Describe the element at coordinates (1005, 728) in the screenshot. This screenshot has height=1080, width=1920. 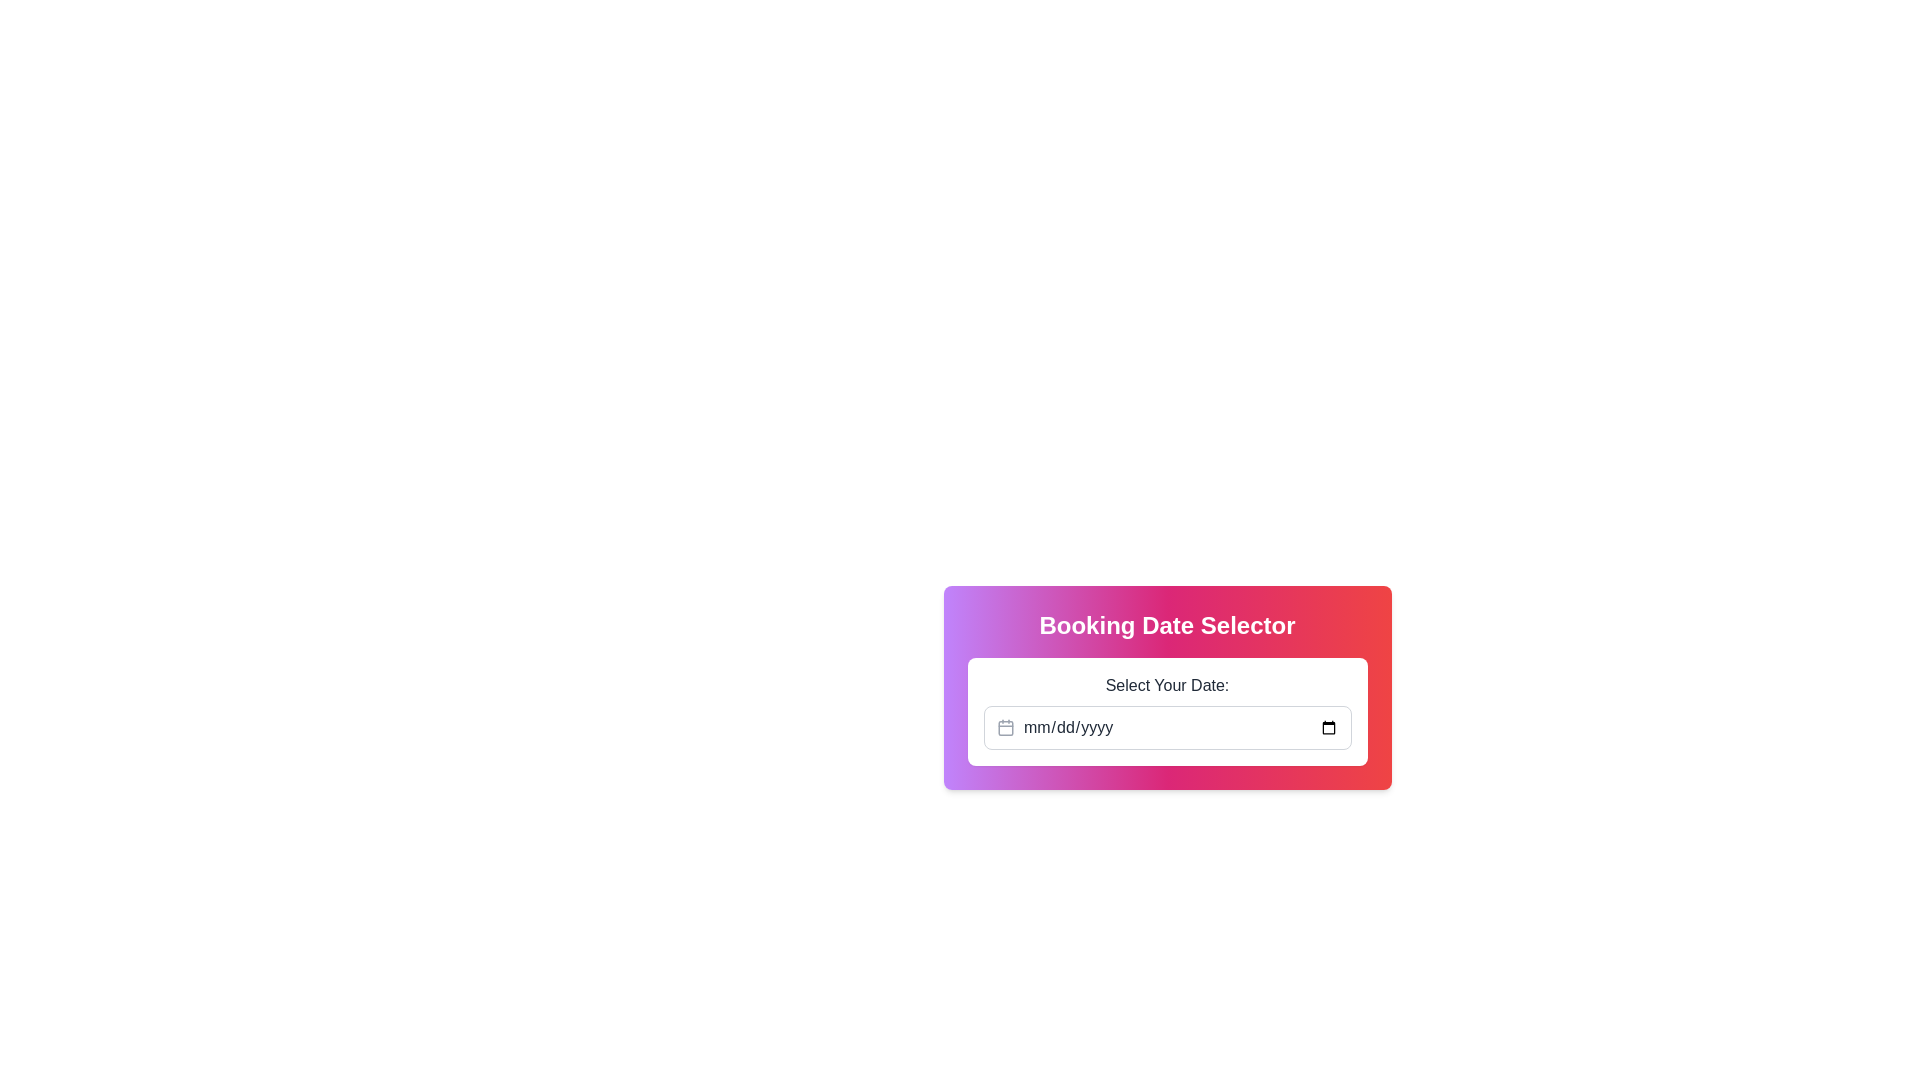
I see `the calendar icon located inside the 'Booking Date Selector' interface, which is positioned to the left of the 'mm/dd/yyyy' text input` at that location.